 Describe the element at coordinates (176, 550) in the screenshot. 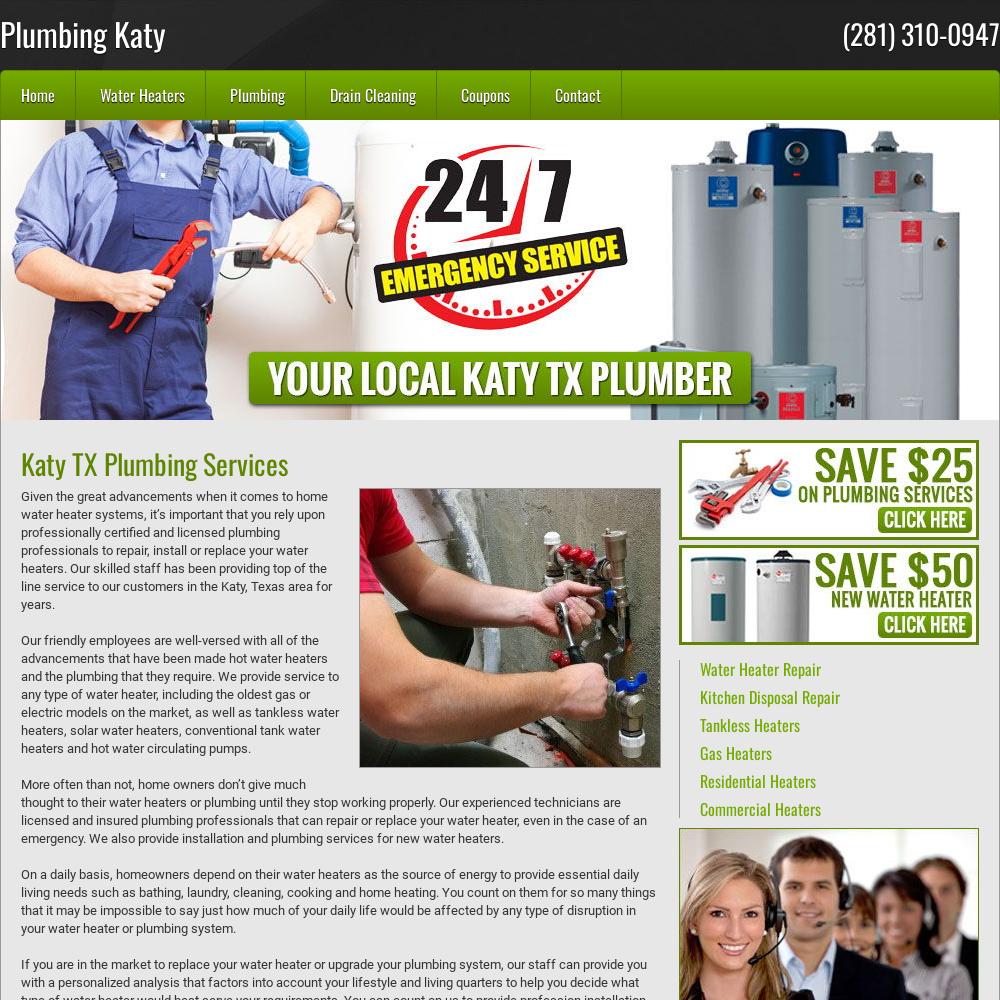

I see `'Given the great advancements when it comes to home water heater systems, it’s important that you rely upon professionally certified and licensed plumbing professionals to repair, install or replace your water heaters. Our skilled staff has been providing top of the line service to our customers in the Katy, Texas area for years.'` at that location.